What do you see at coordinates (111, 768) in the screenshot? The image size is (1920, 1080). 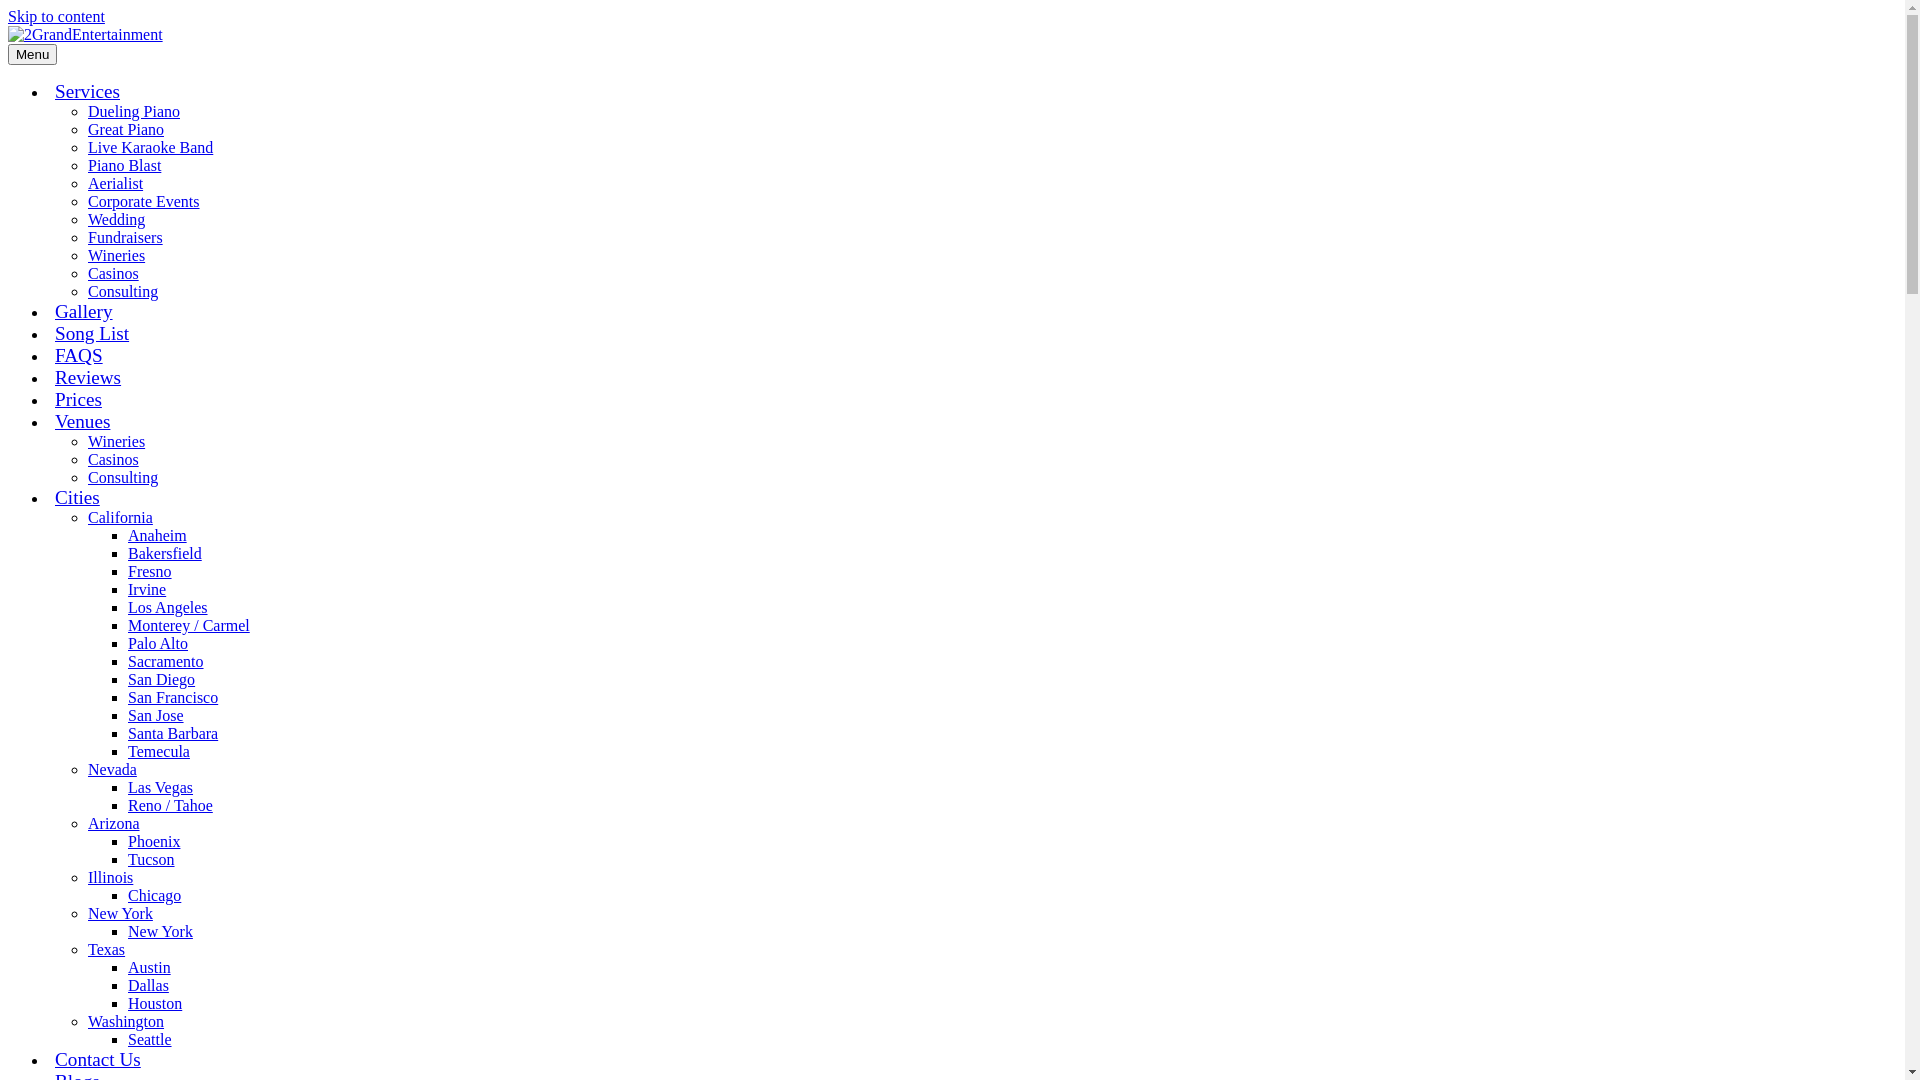 I see `'Nevada'` at bounding box center [111, 768].